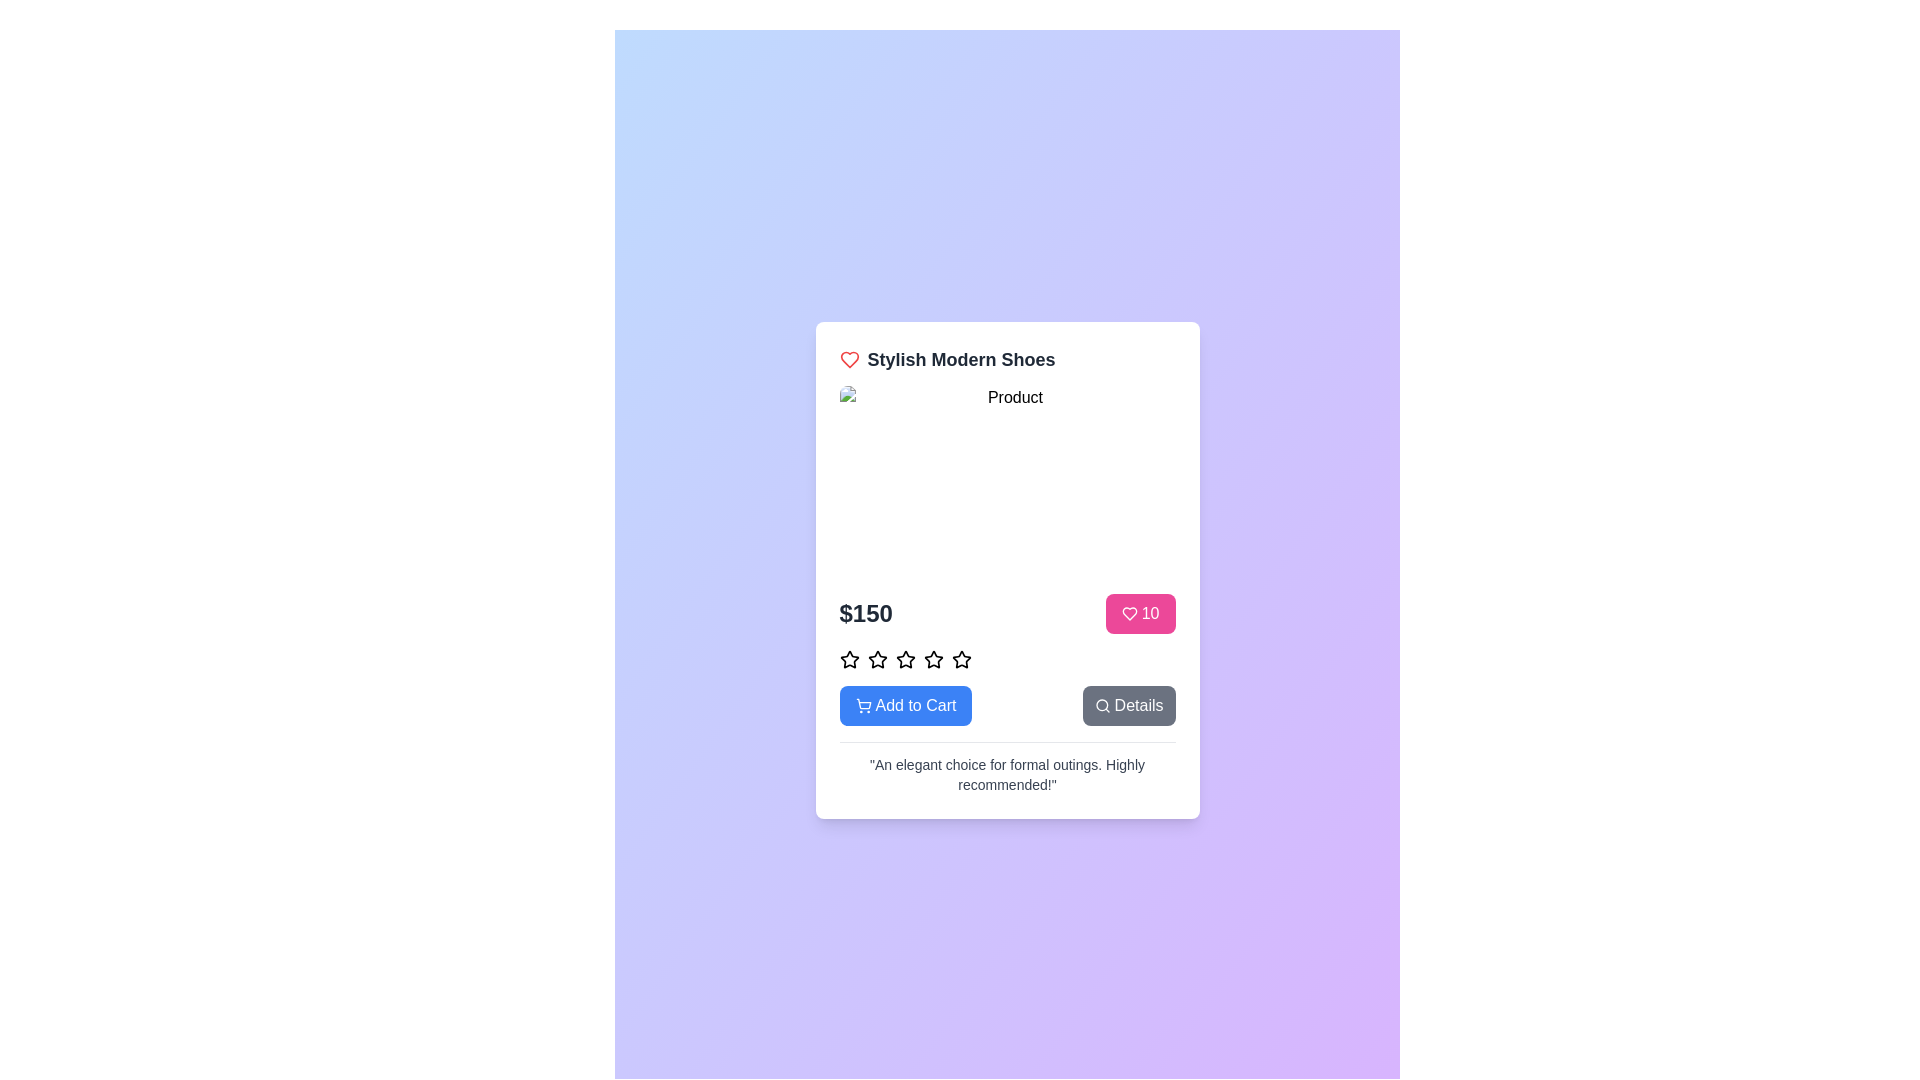  I want to click on a selection across the five star icons starting from the first star, so click(849, 708).